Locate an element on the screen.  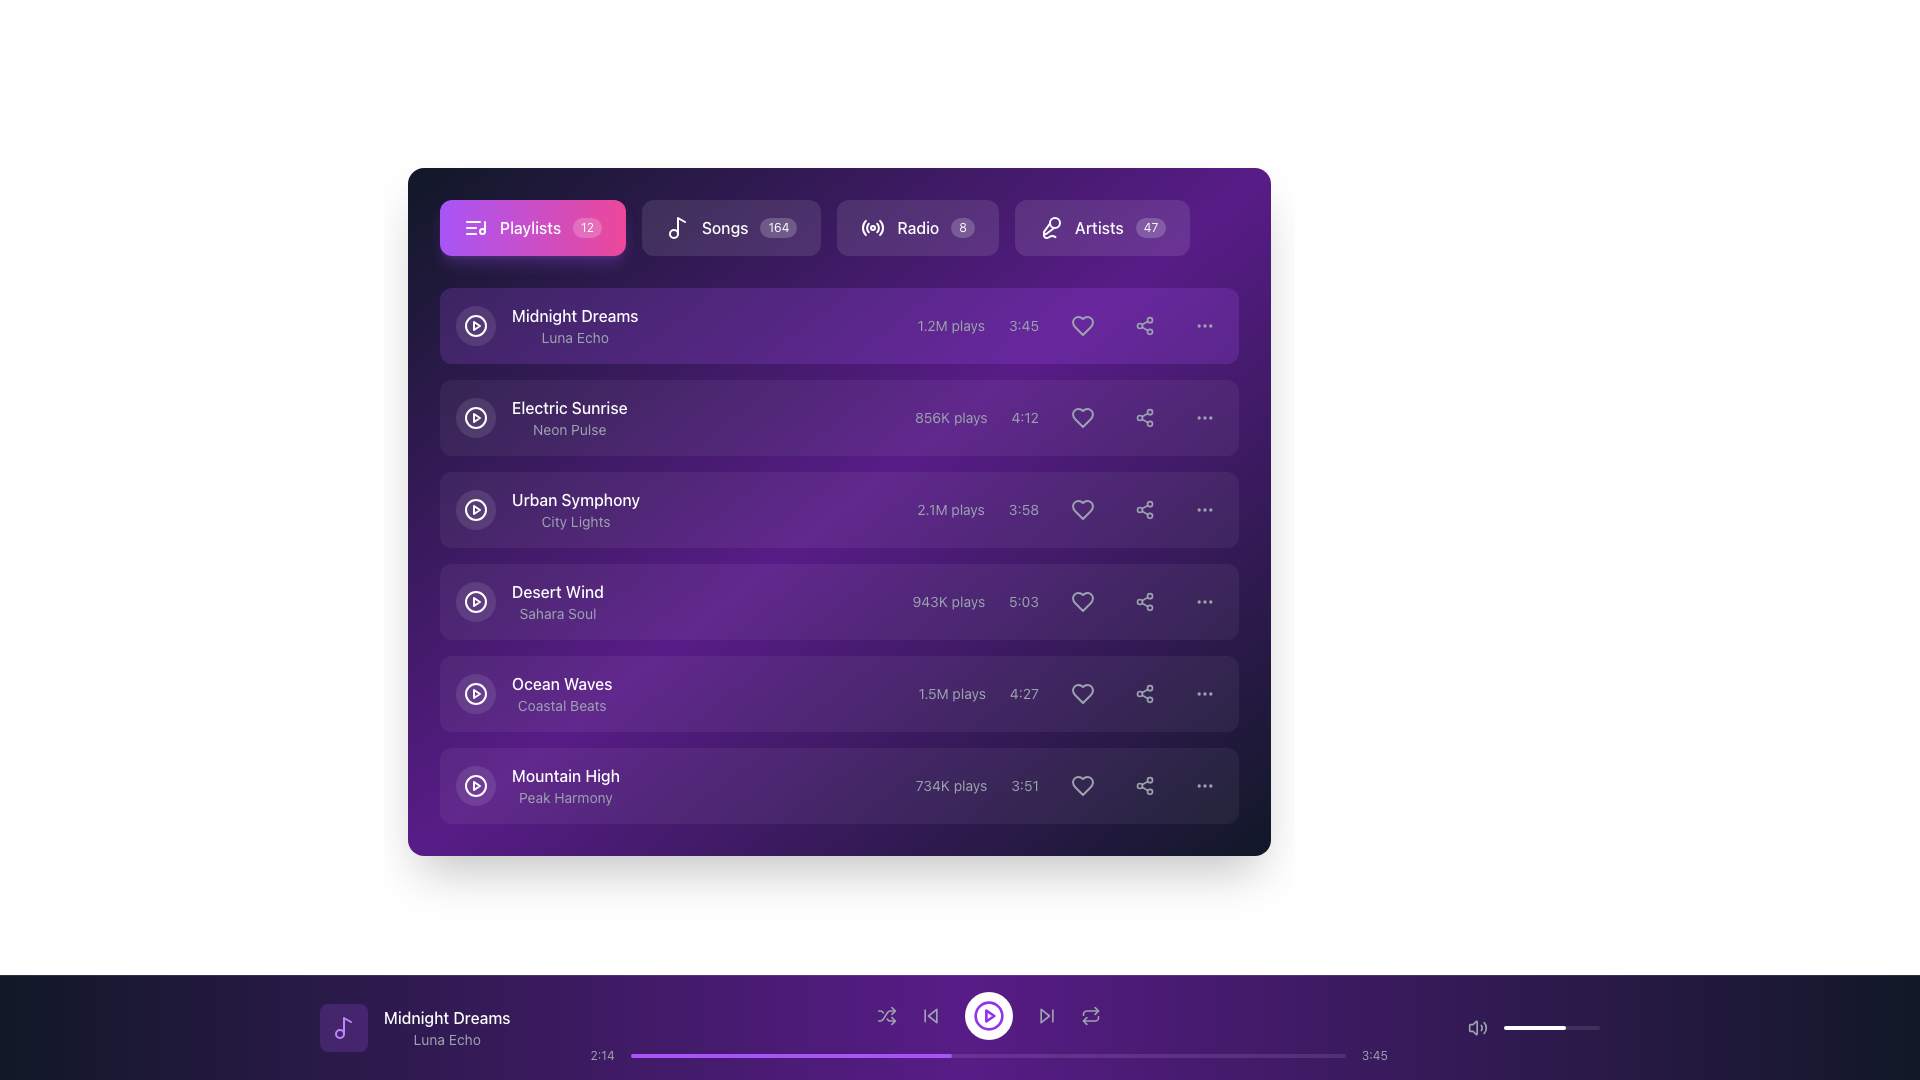
the Icon button resembling a share symbol located in the 'Urban Symphony' row, second-to-last column, for additional interactions is located at coordinates (1145, 508).